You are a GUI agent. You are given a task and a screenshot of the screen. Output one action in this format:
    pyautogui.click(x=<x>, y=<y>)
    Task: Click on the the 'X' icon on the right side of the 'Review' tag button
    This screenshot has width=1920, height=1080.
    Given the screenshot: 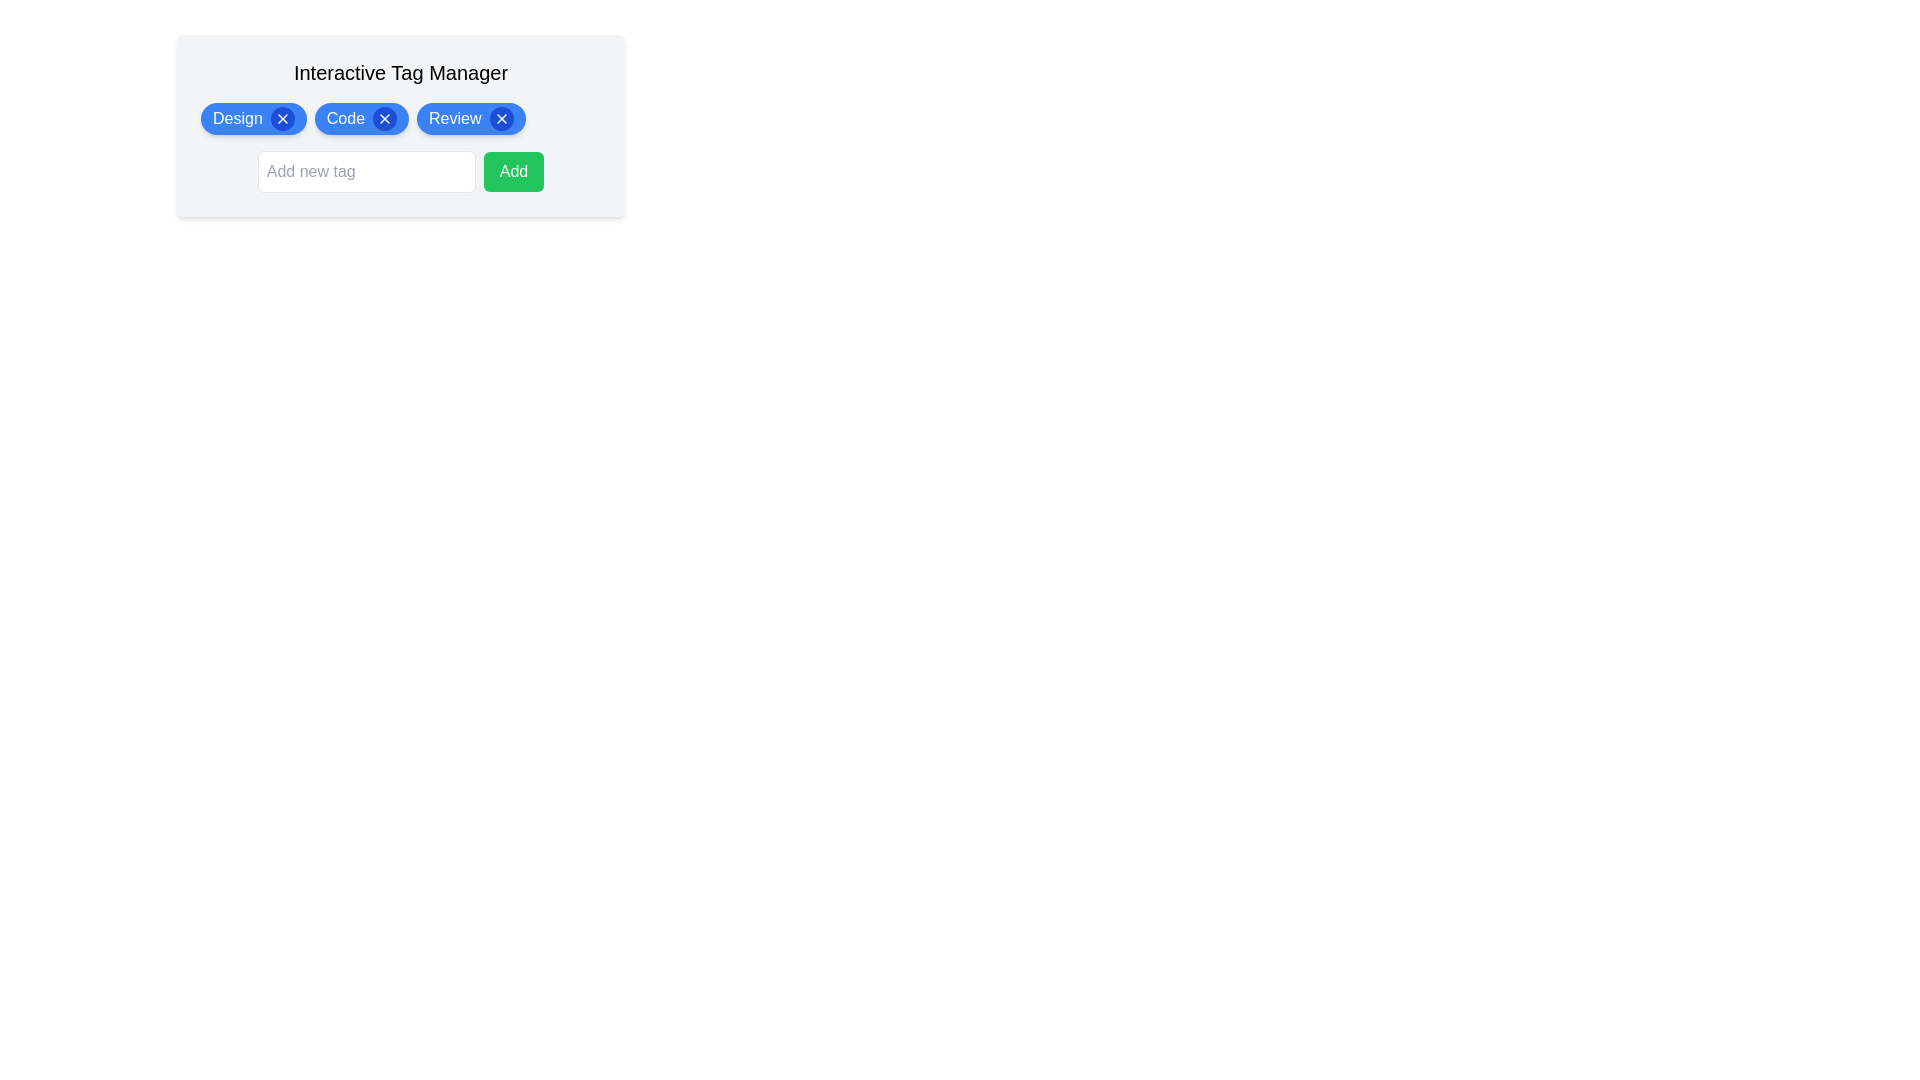 What is the action you would take?
    pyautogui.click(x=470, y=119)
    